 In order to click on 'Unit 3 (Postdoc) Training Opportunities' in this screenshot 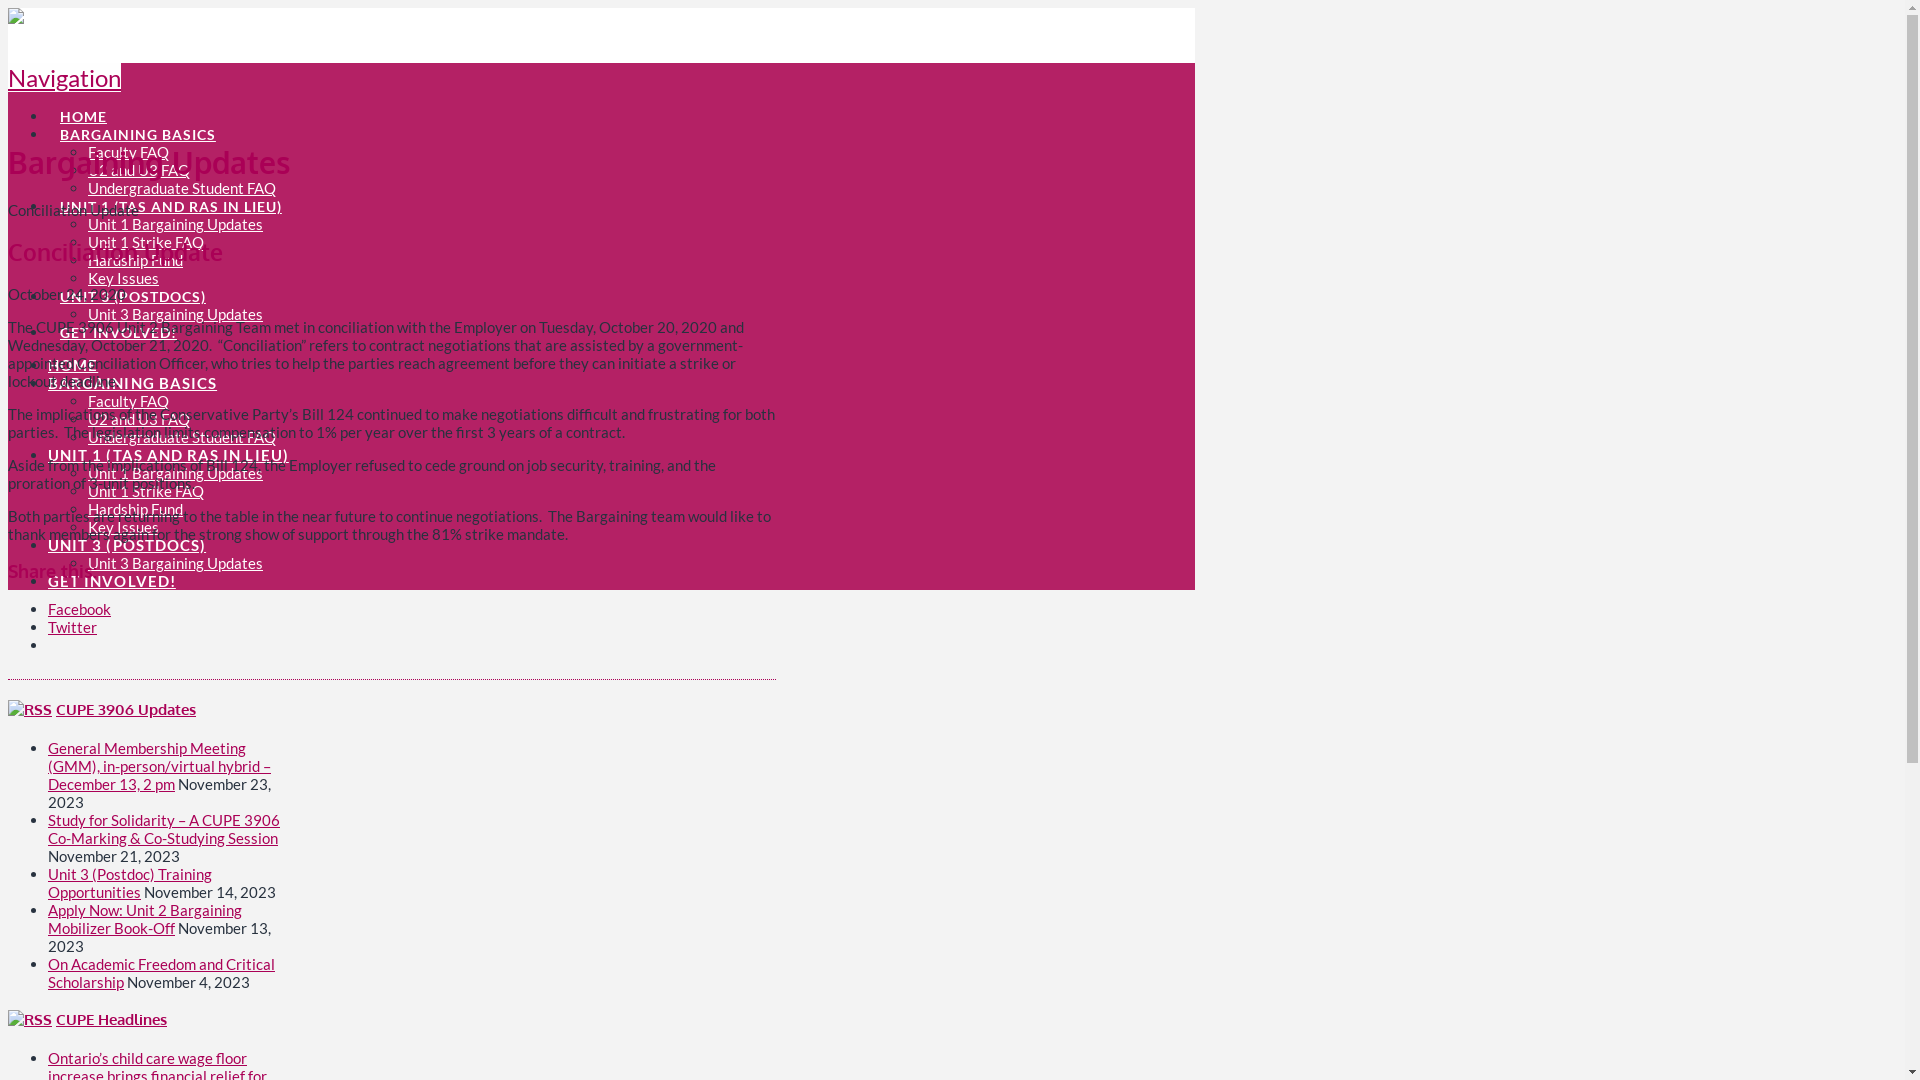, I will do `click(128, 881)`.